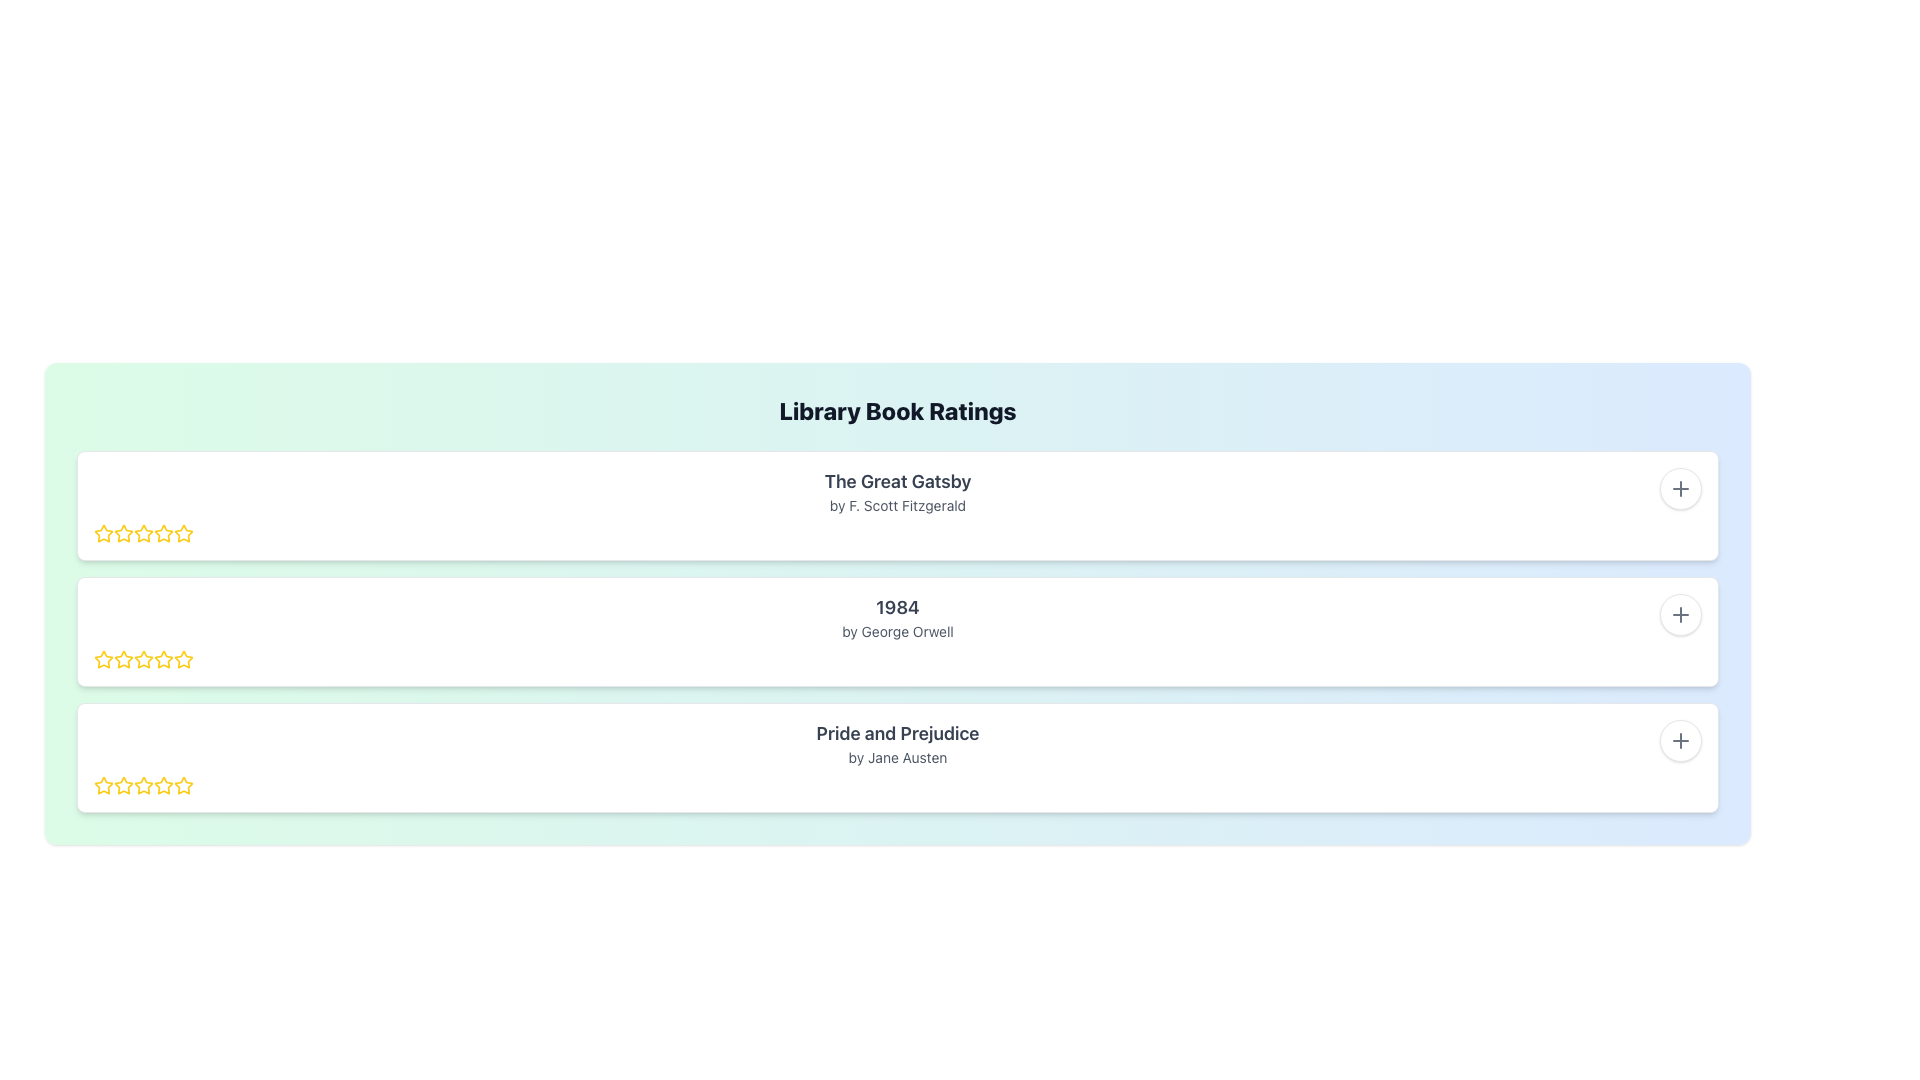 The height and width of the screenshot is (1080, 1920). Describe the element at coordinates (123, 659) in the screenshot. I see `the second star rating icon for the book '1984' by George Orwell, which represents a rating of 2 stars` at that location.